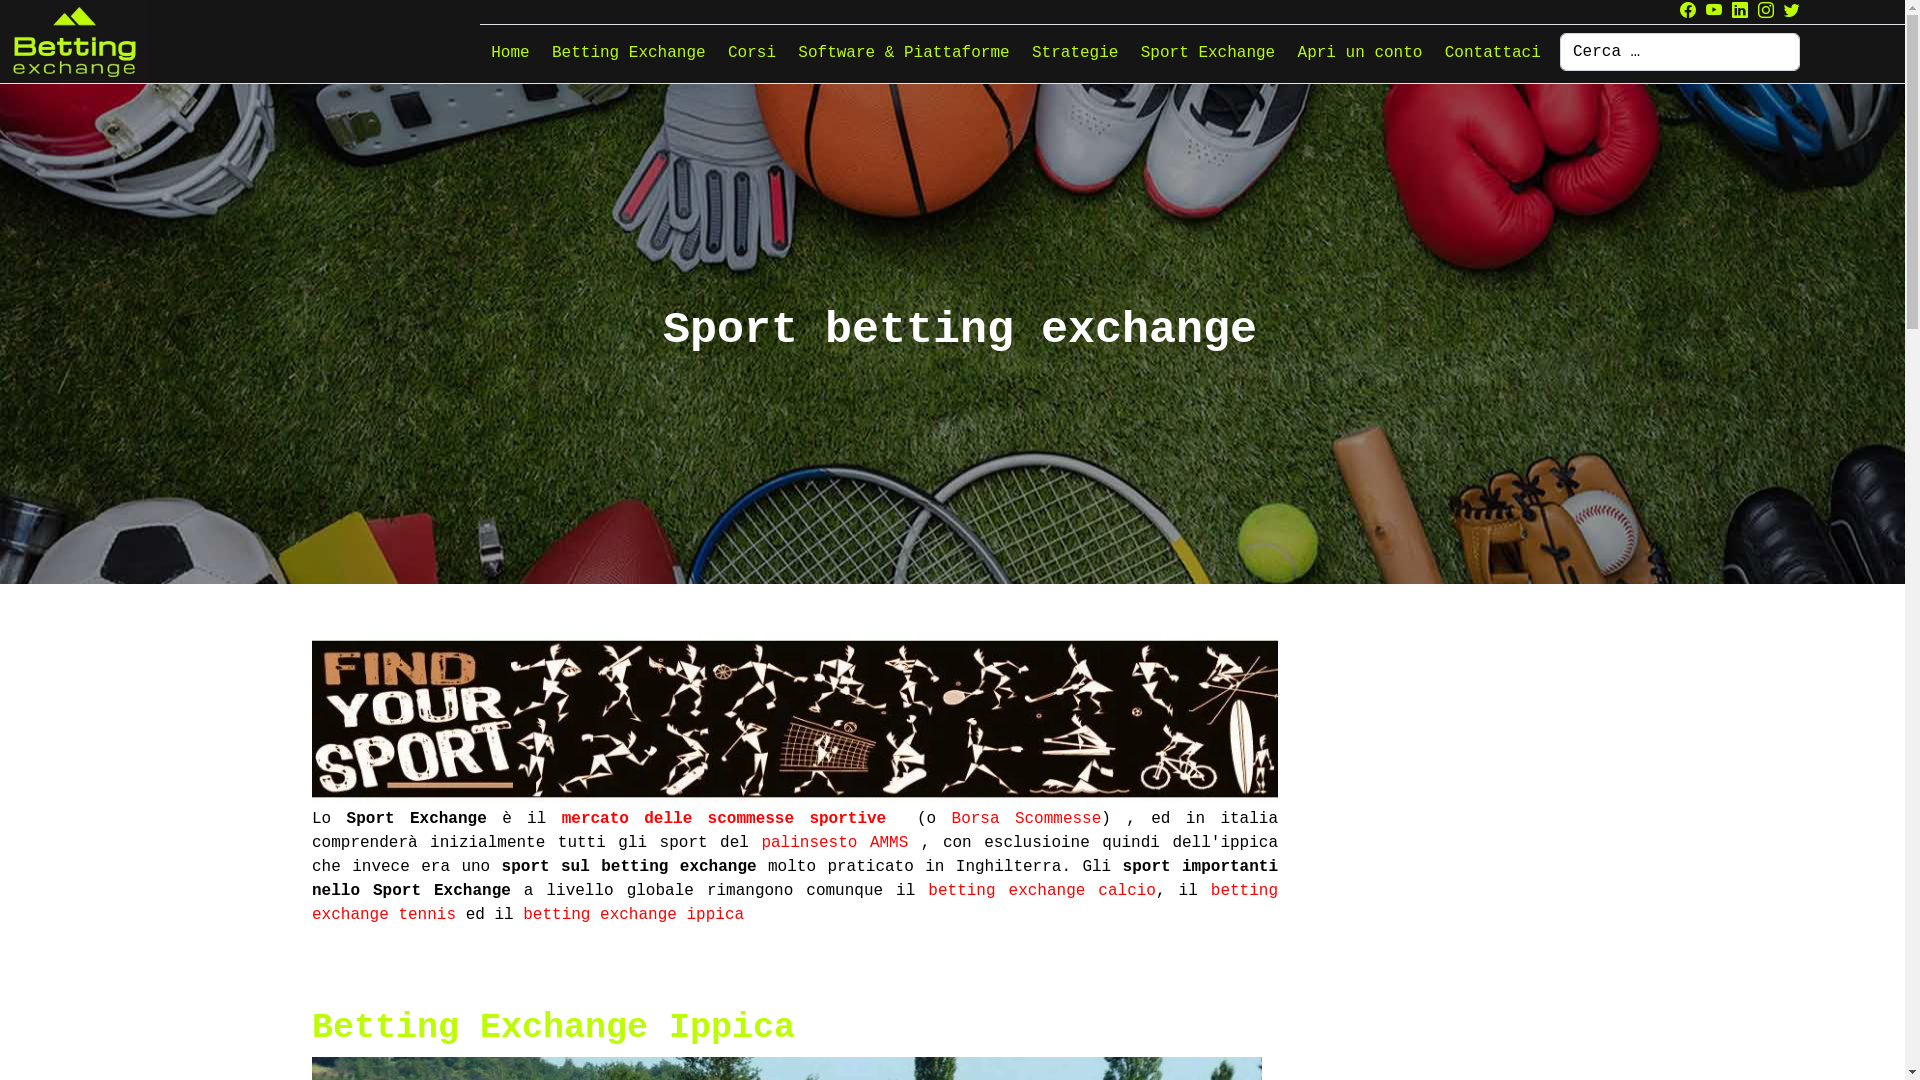 This screenshot has height=1080, width=1920. Describe the element at coordinates (1687, 11) in the screenshot. I see `'Facebook'` at that location.